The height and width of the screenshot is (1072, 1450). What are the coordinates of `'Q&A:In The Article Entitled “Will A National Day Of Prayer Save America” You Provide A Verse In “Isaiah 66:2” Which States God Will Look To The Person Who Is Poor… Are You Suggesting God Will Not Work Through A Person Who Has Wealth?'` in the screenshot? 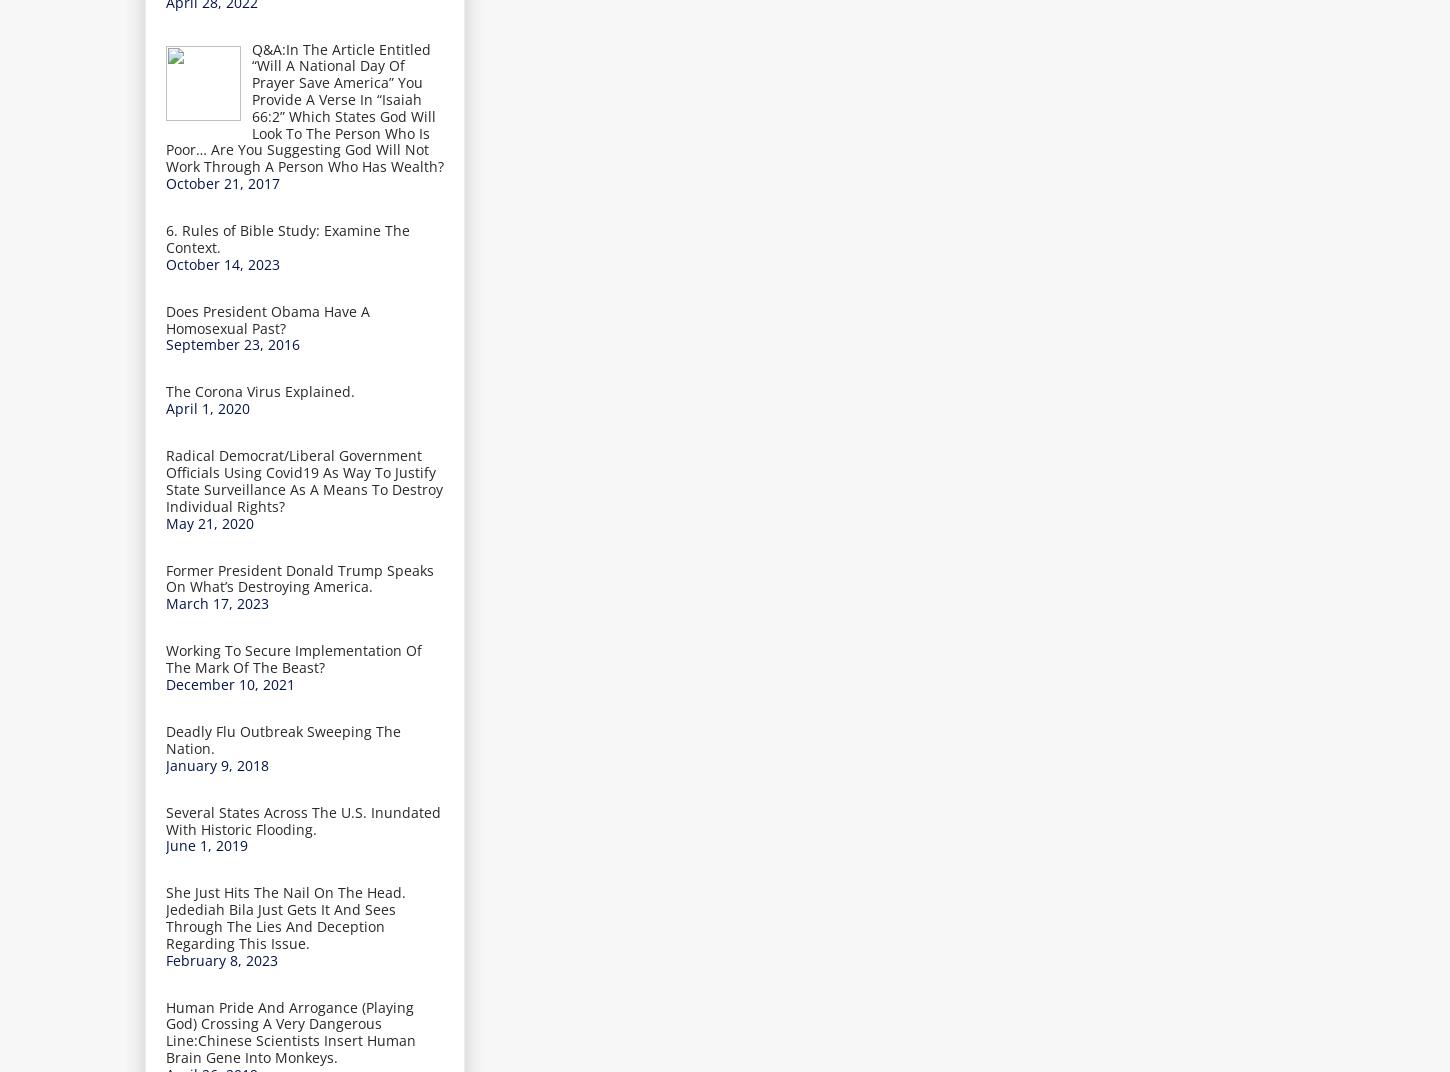 It's located at (304, 107).